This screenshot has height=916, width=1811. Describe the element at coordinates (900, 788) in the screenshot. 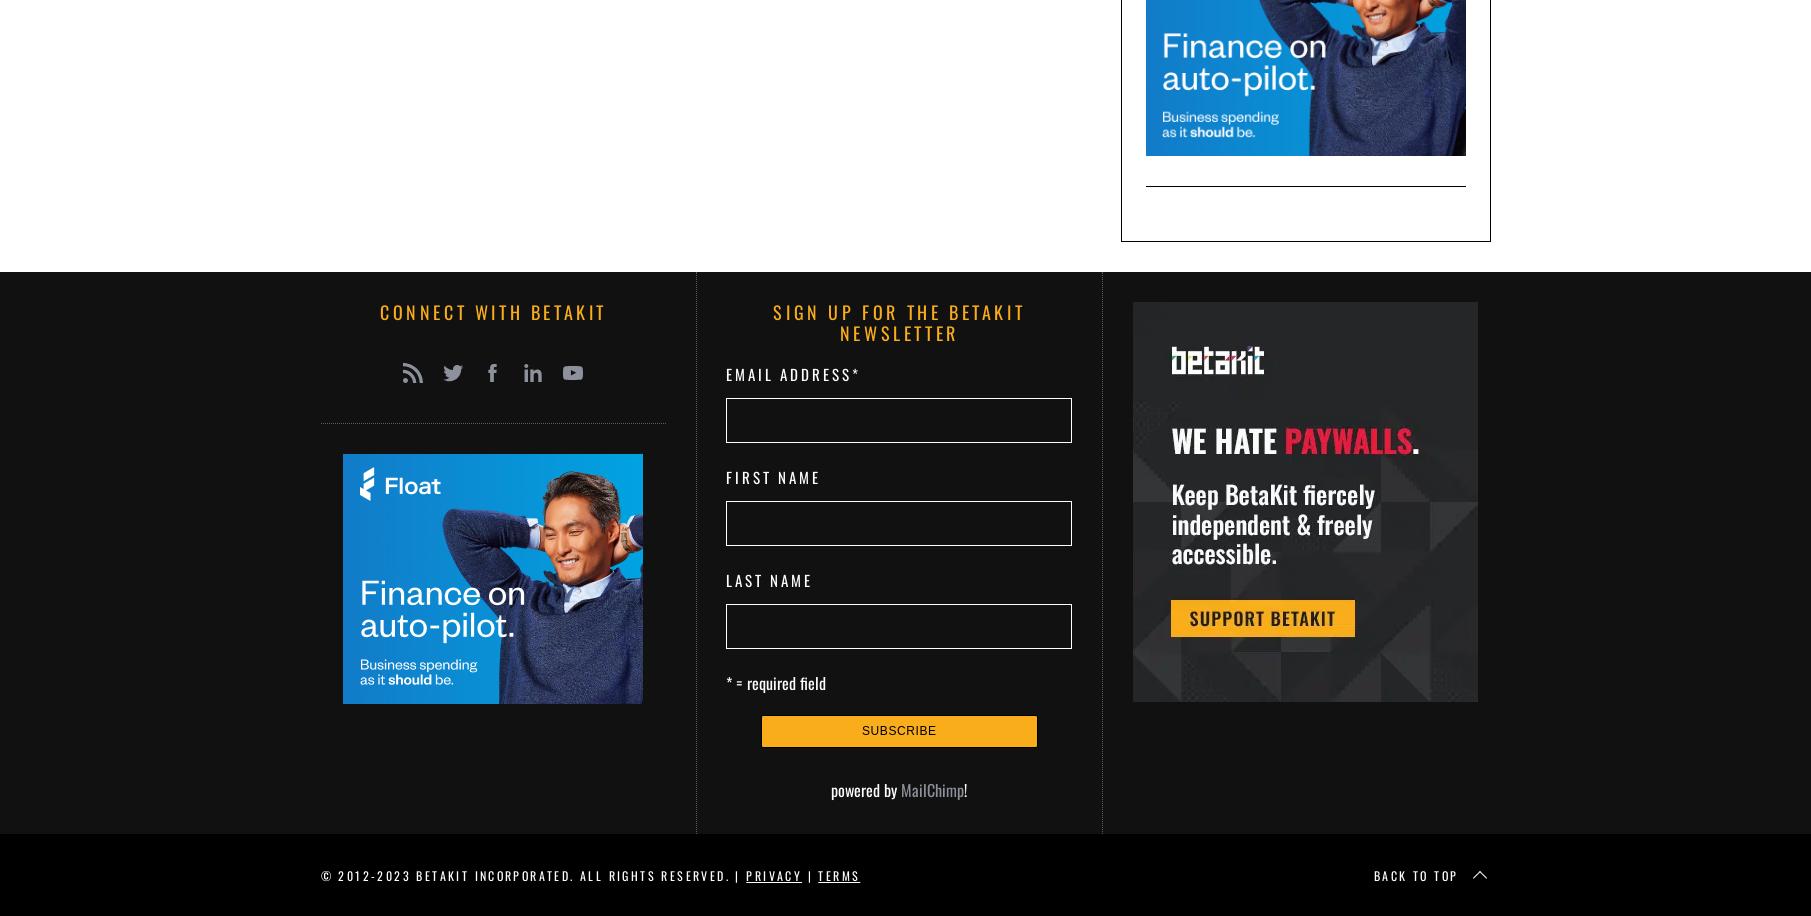

I see `'MailChimp'` at that location.